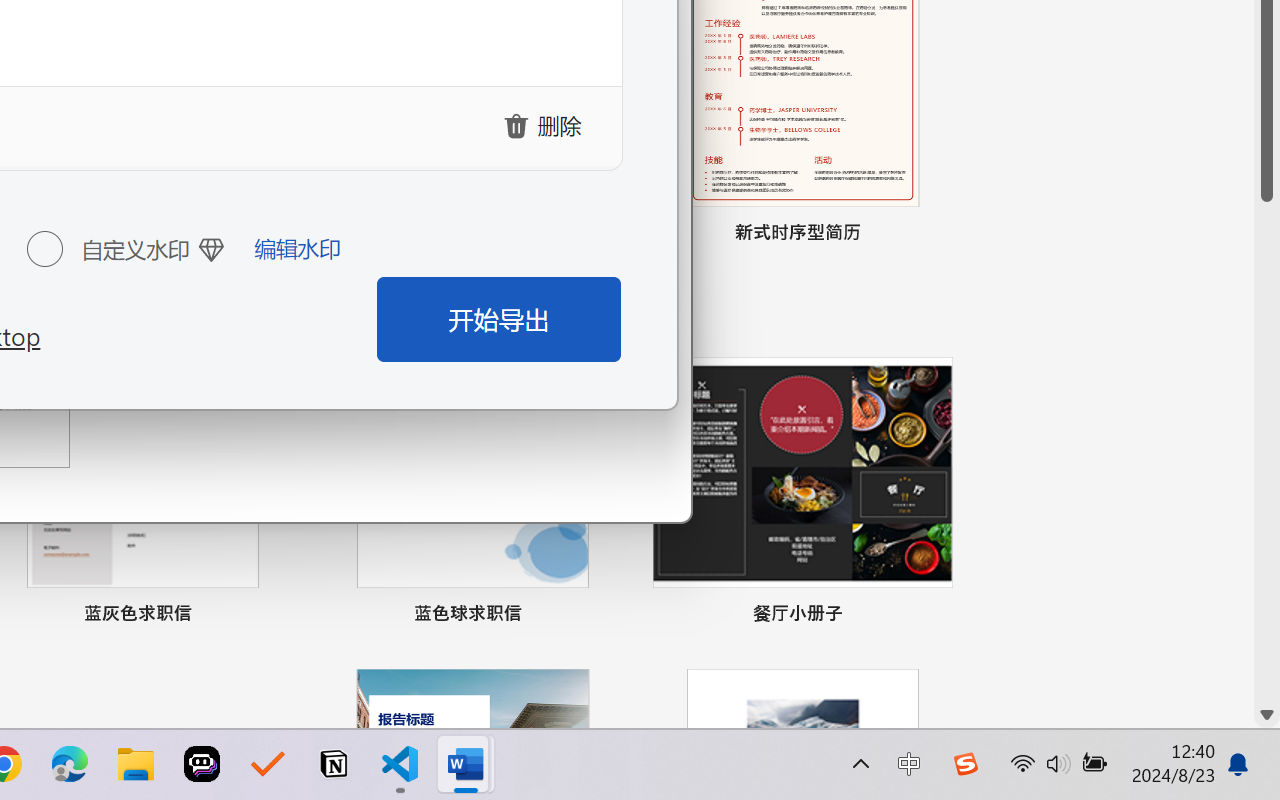 This screenshot has height=800, width=1280. Describe the element at coordinates (1266, 714) in the screenshot. I see `'Line down'` at that location.